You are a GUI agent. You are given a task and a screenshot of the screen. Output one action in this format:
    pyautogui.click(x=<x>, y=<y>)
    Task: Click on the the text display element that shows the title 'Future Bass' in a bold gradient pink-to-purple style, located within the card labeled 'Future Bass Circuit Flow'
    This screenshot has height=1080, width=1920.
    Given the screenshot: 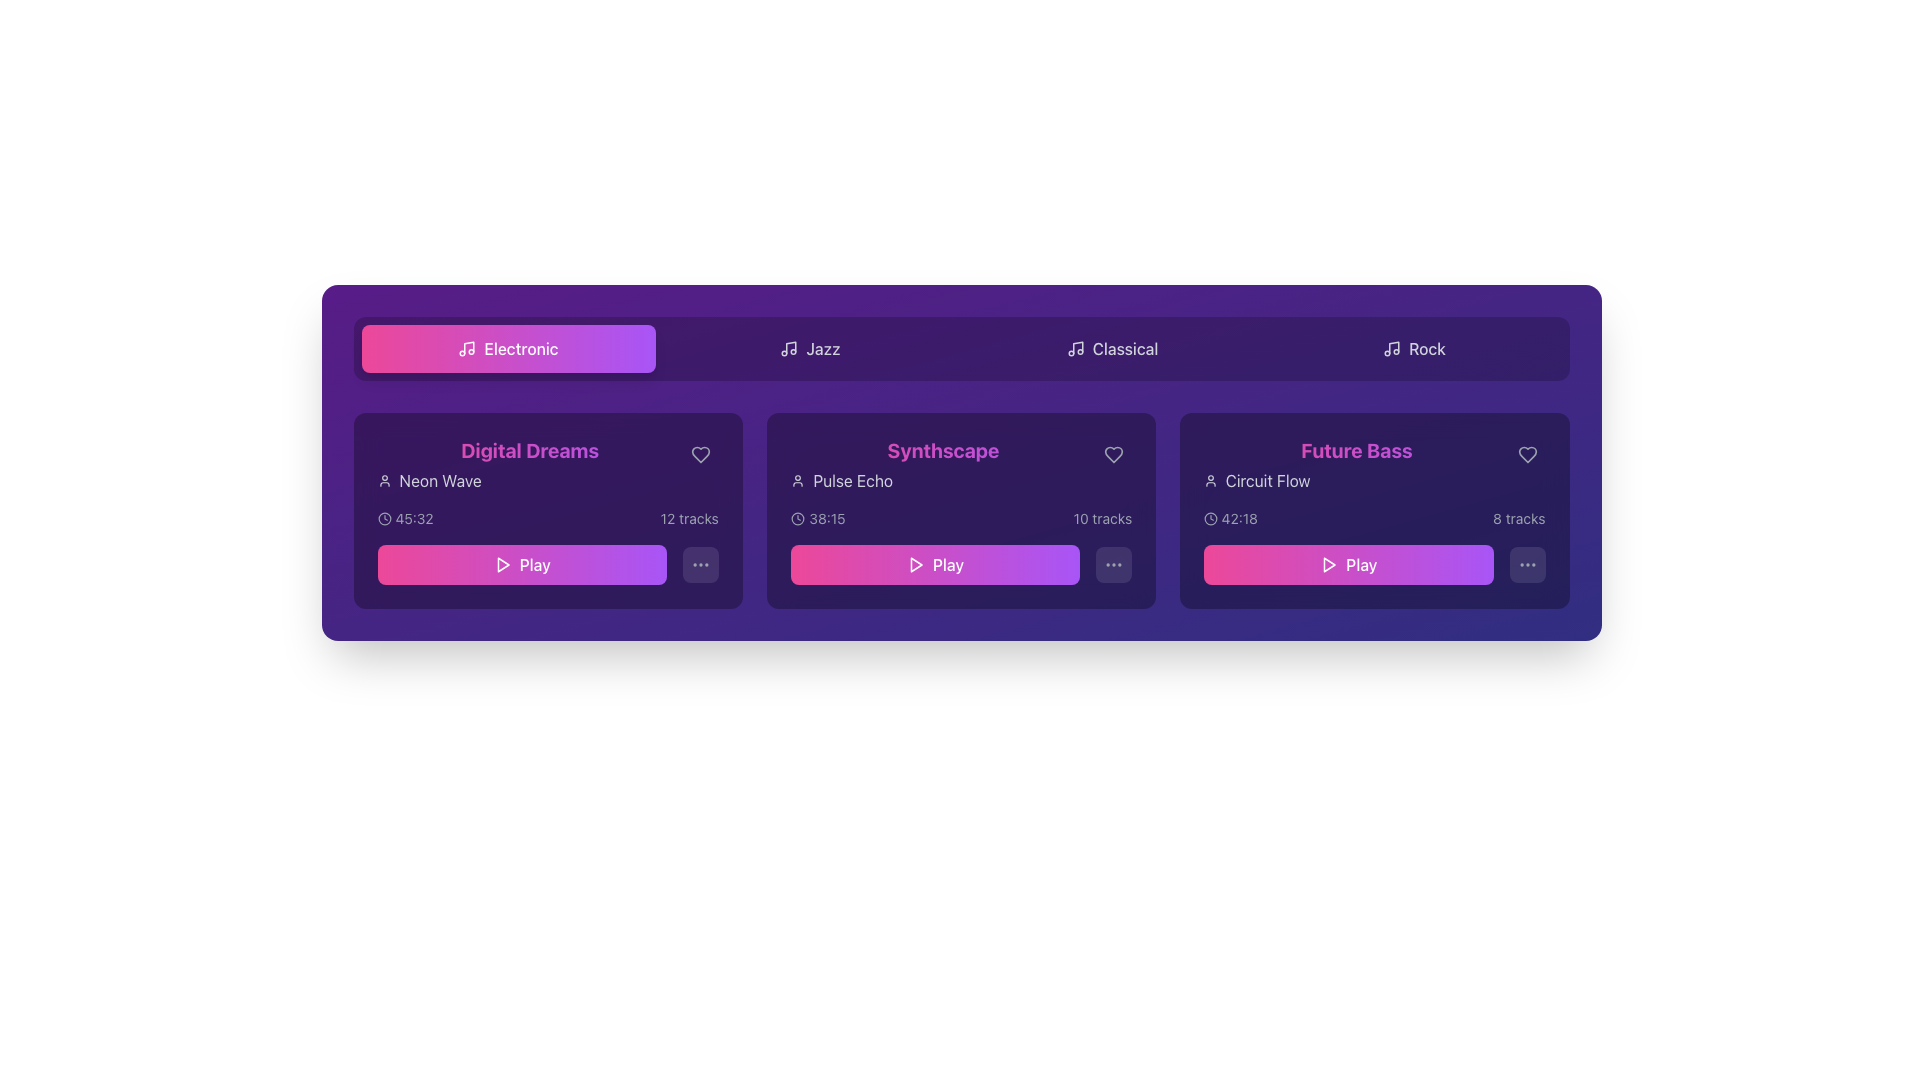 What is the action you would take?
    pyautogui.click(x=1373, y=465)
    